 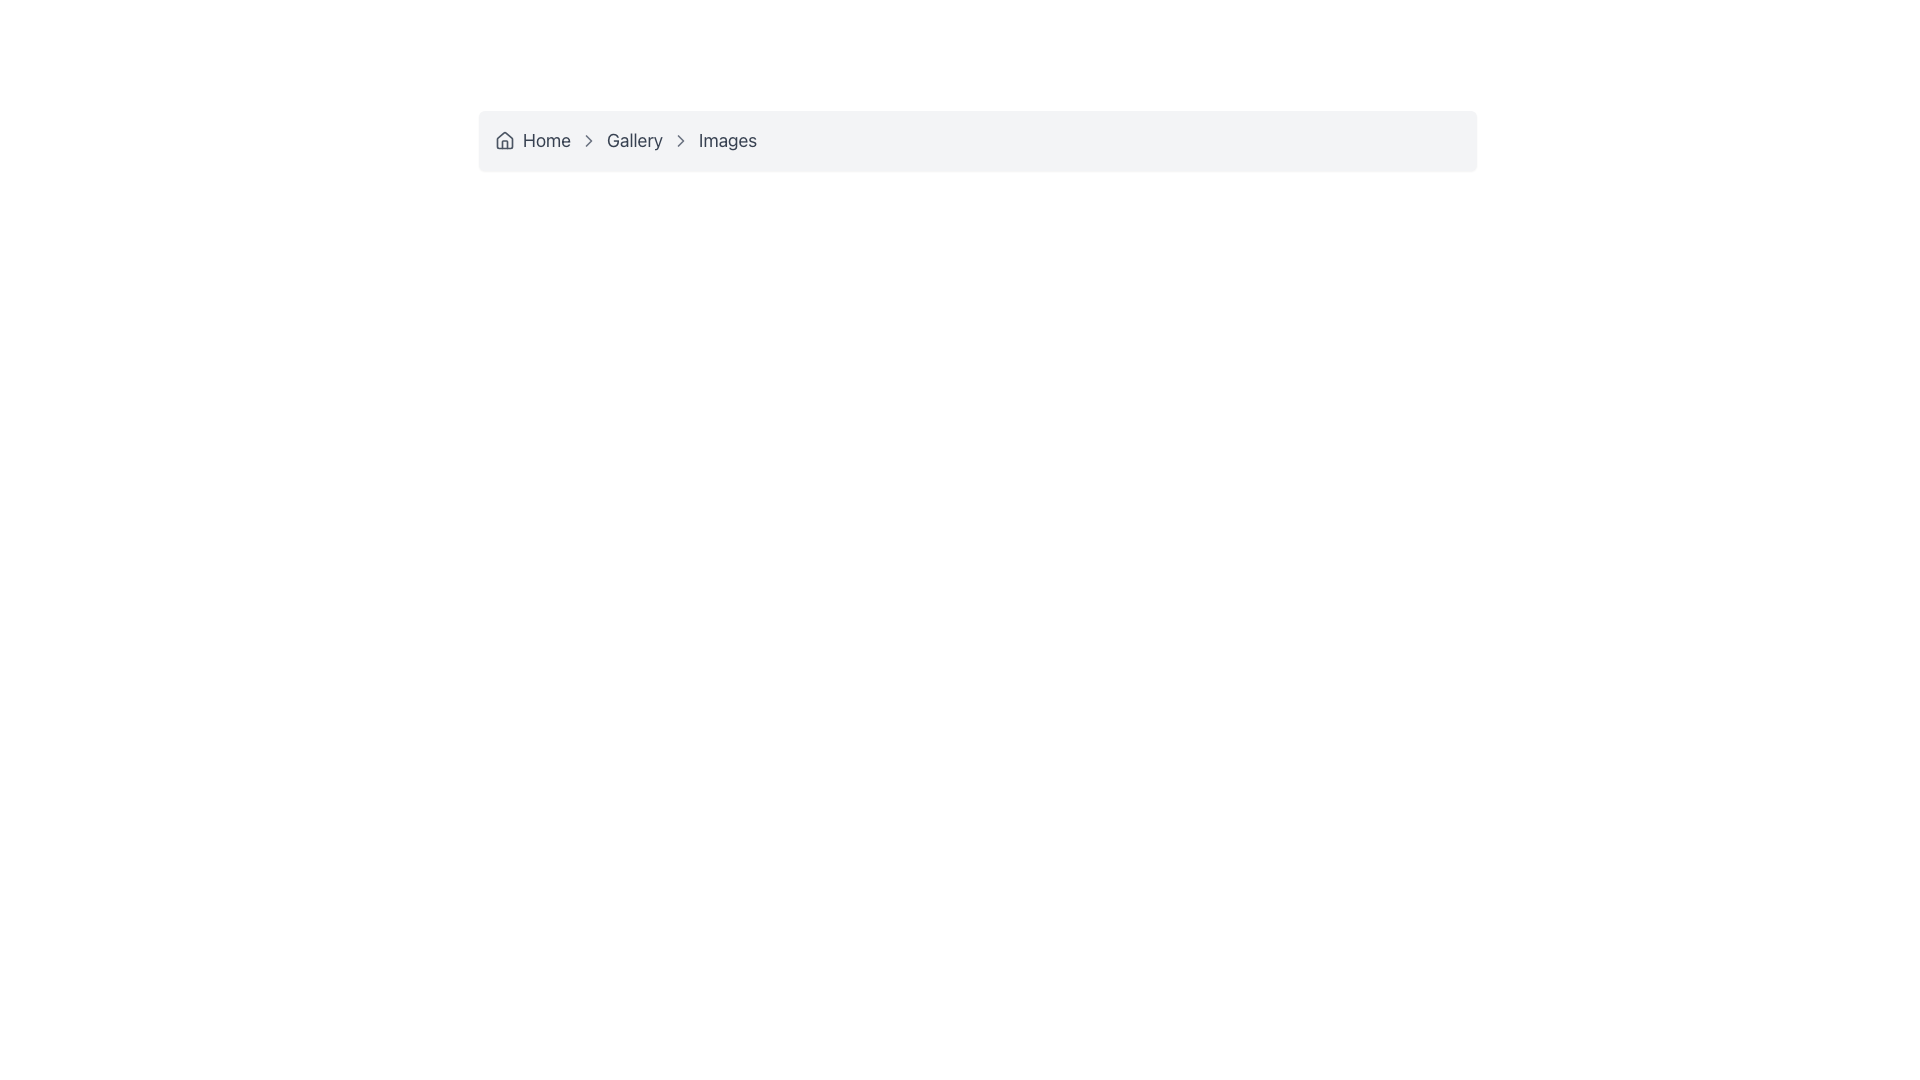 I want to click on the right-chevron SVG icon located between the 'Gallery' and 'Images' segments of the breadcrumb navigation bar, so click(x=681, y=140).